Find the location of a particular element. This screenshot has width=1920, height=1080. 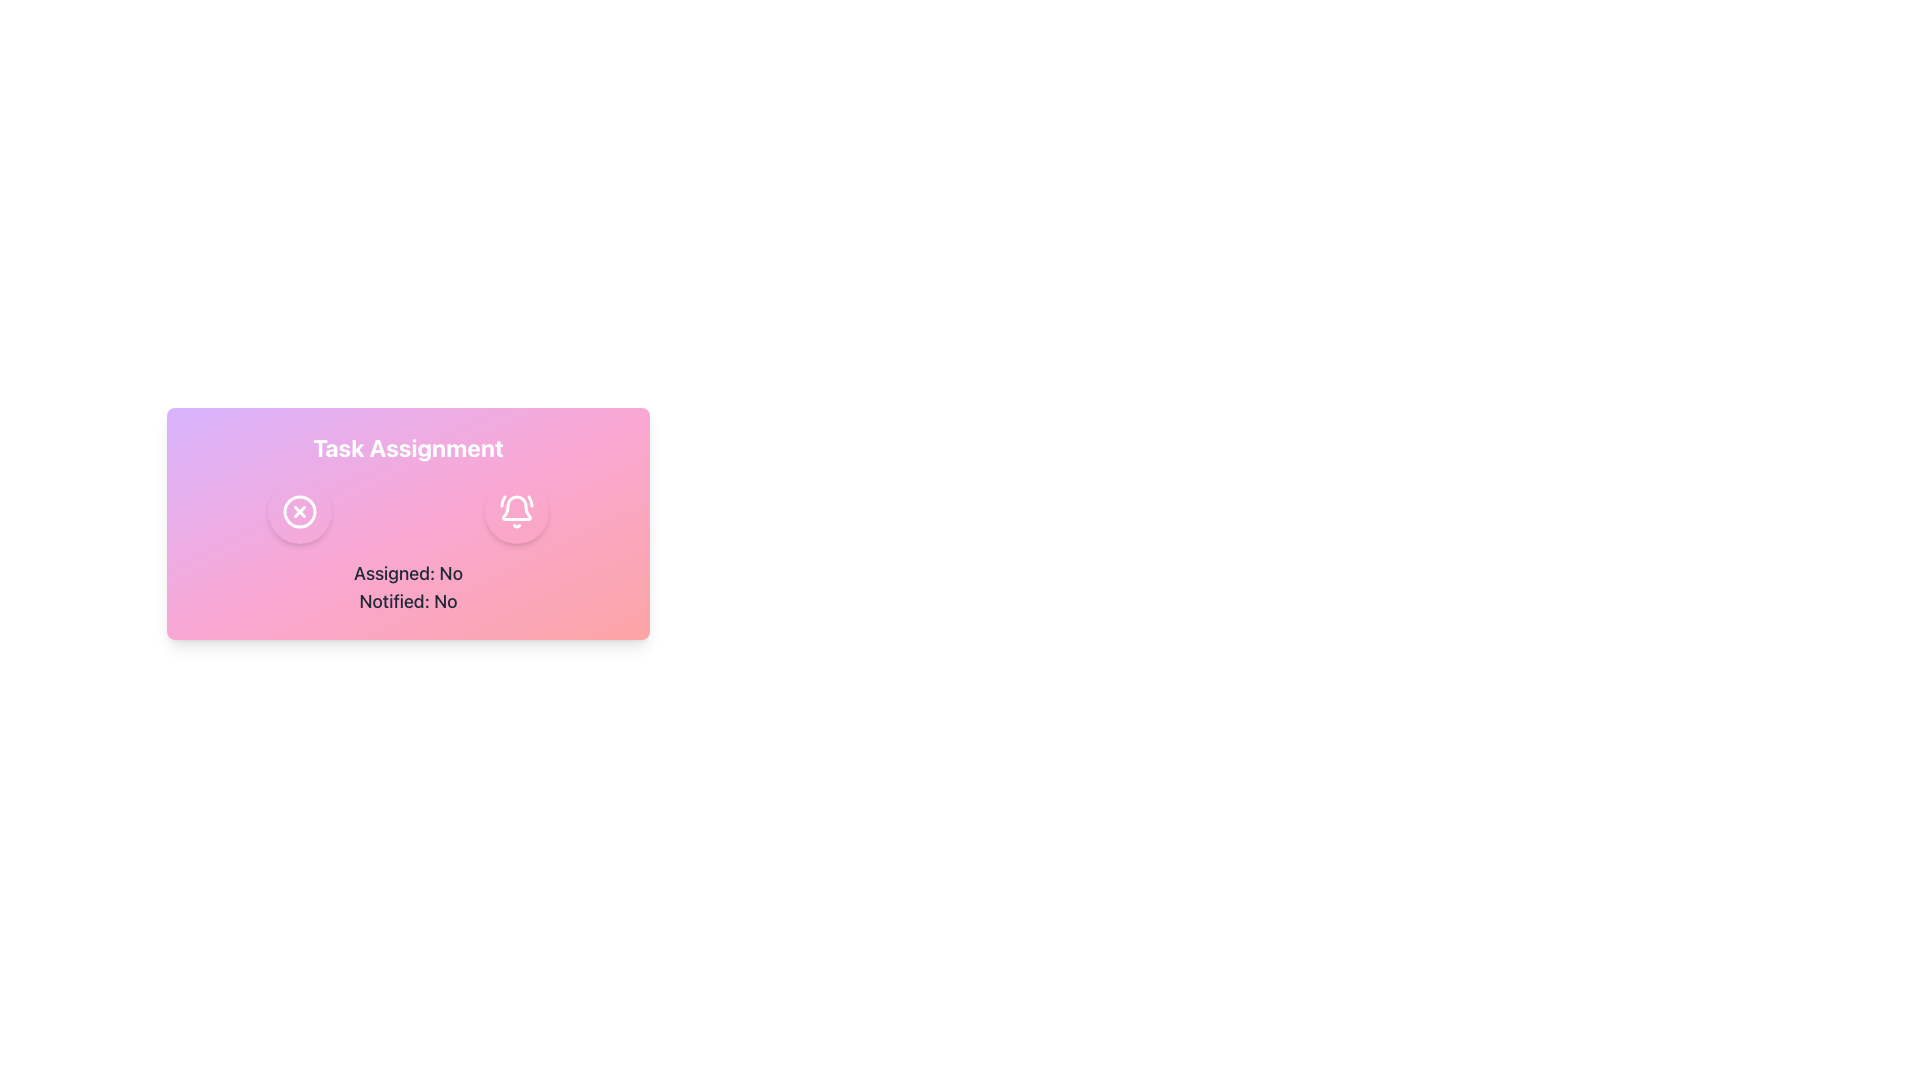

the small curved line of the bell icon located in the top-right section of the rounded rectangular card with a gradient background is located at coordinates (503, 500).